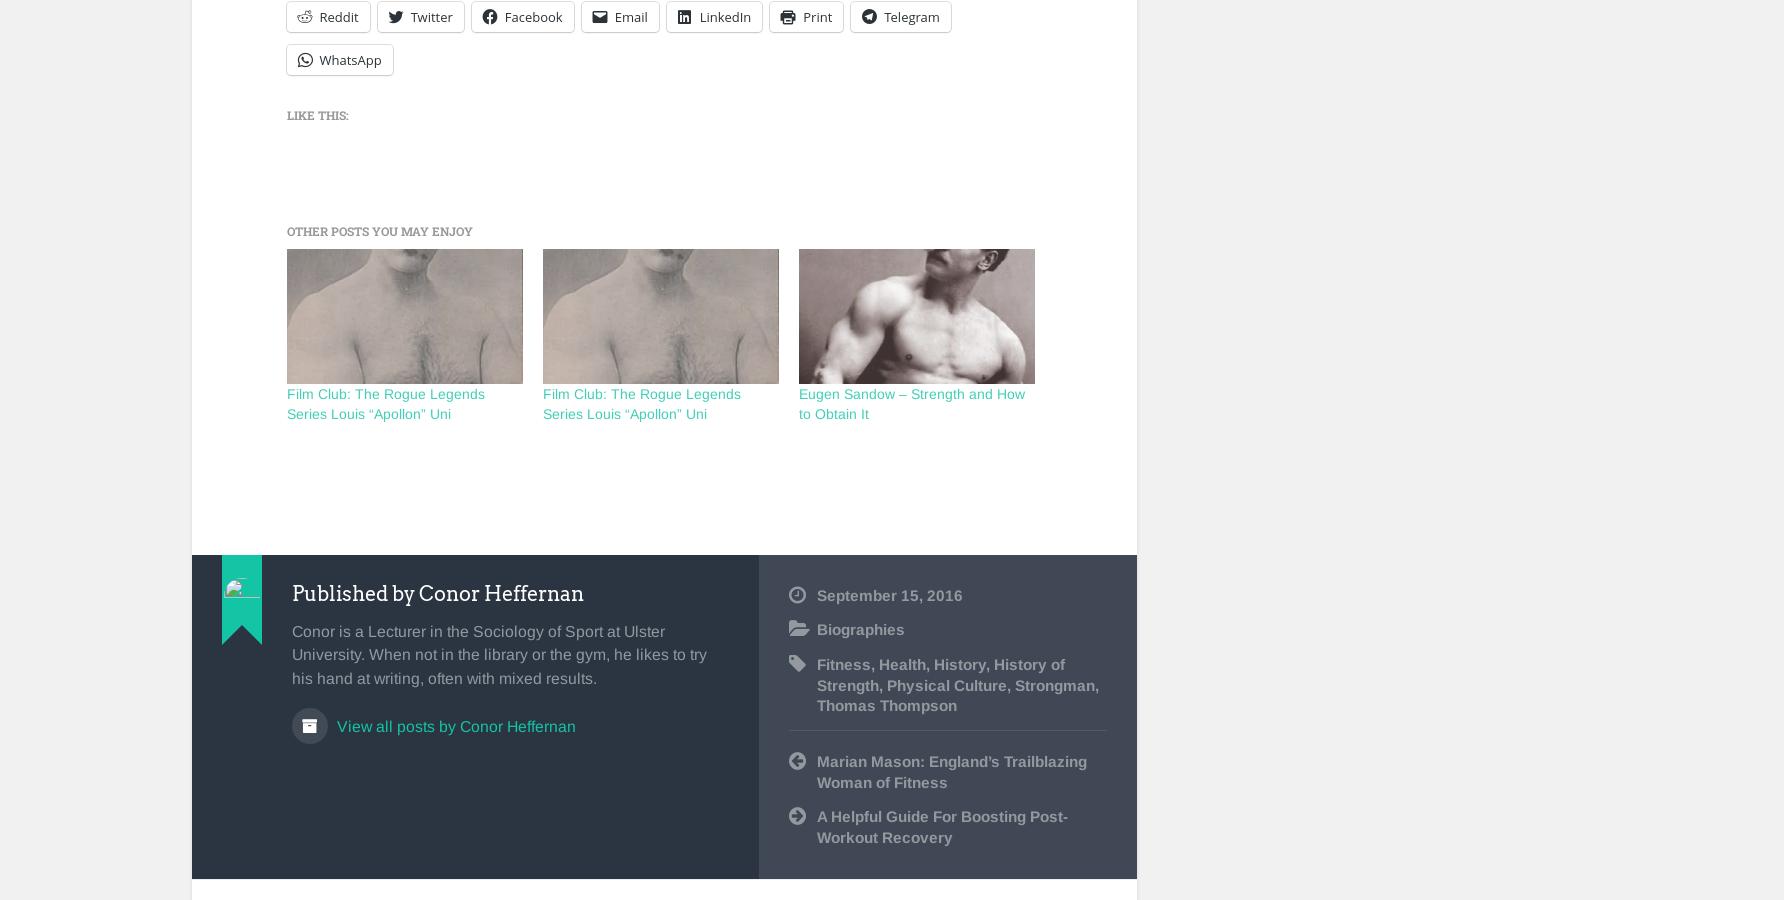 This screenshot has height=900, width=1784. What do you see at coordinates (533, 15) in the screenshot?
I see `'Facebook'` at bounding box center [533, 15].